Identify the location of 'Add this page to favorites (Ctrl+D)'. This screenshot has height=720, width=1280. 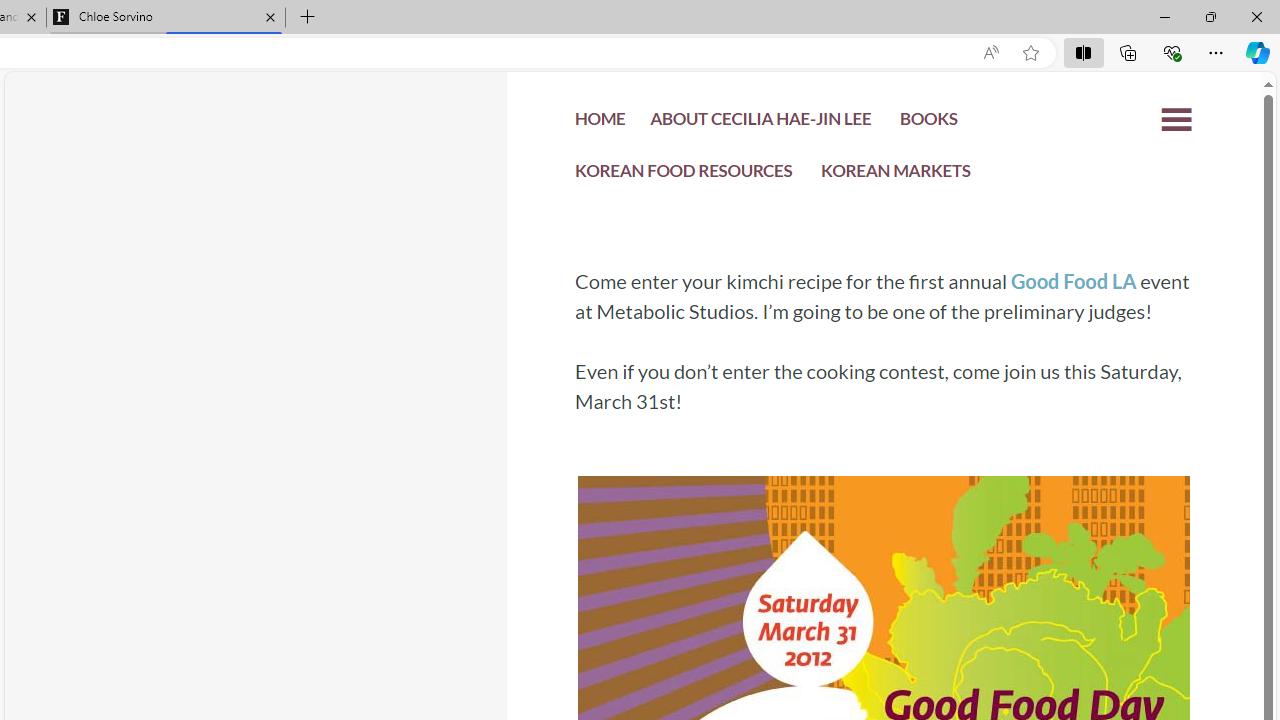
(1031, 52).